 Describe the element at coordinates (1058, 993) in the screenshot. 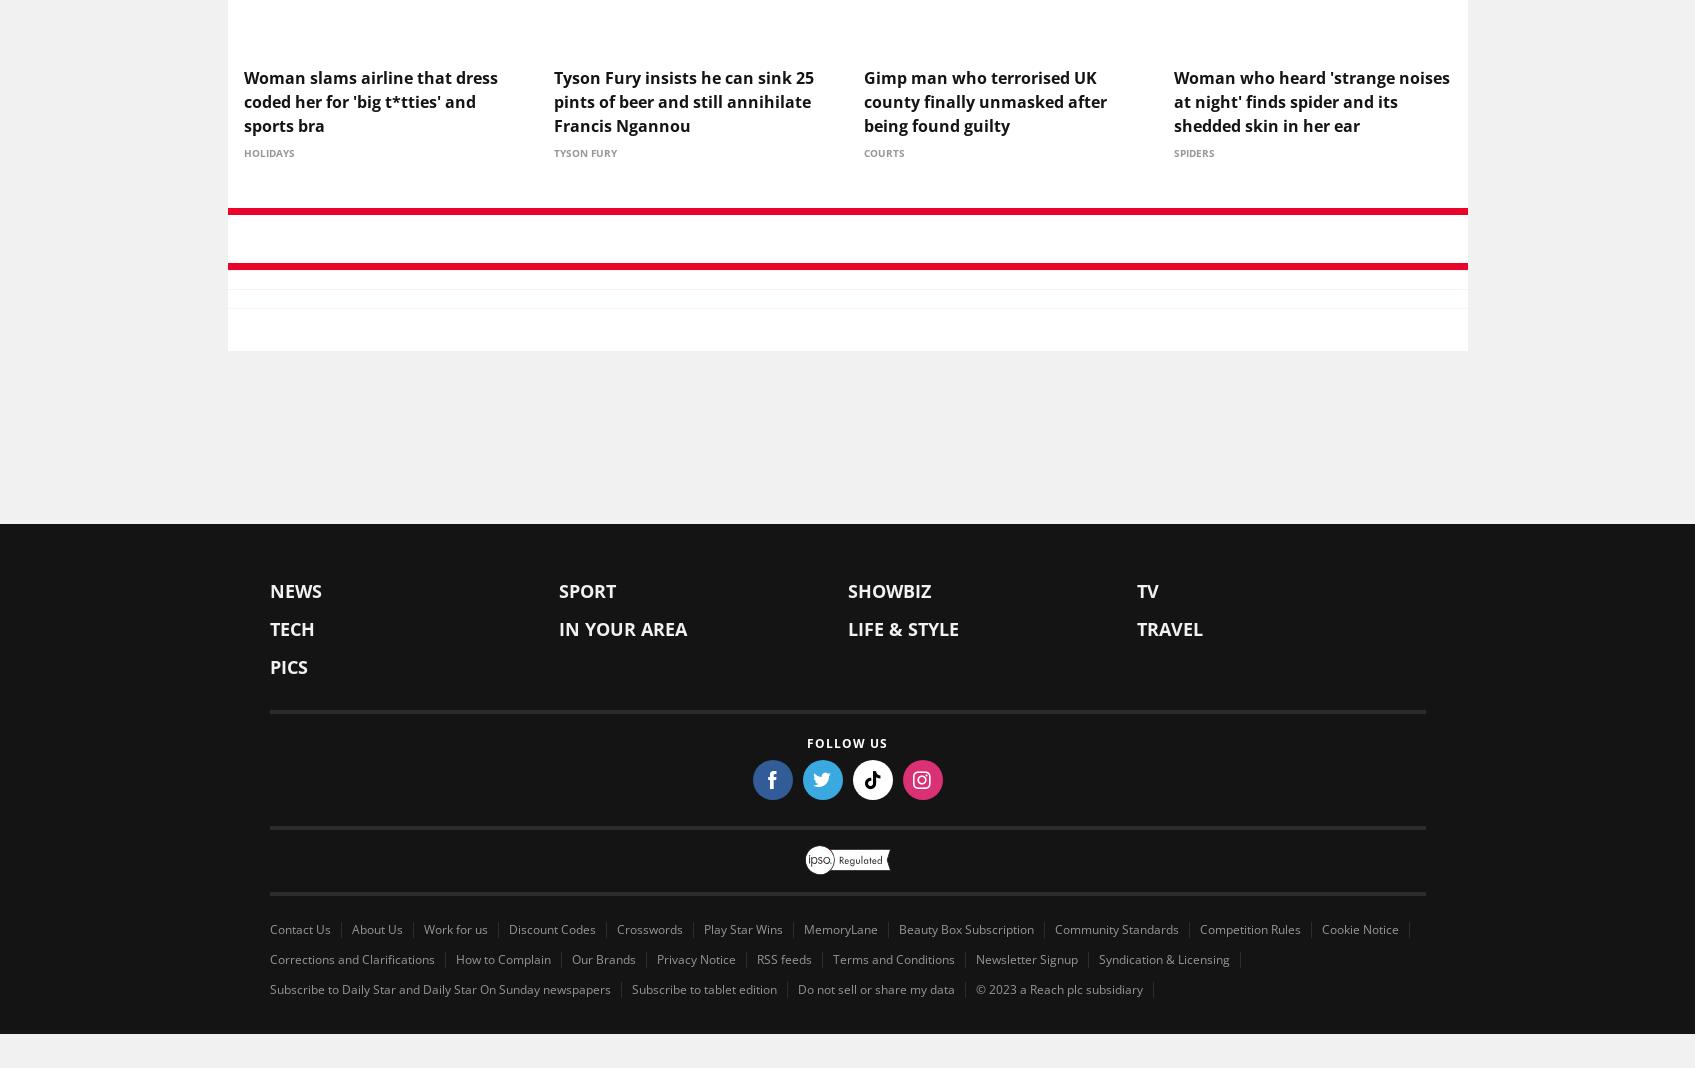

I see `'© 2023 a Reach plc subsidiary'` at that location.